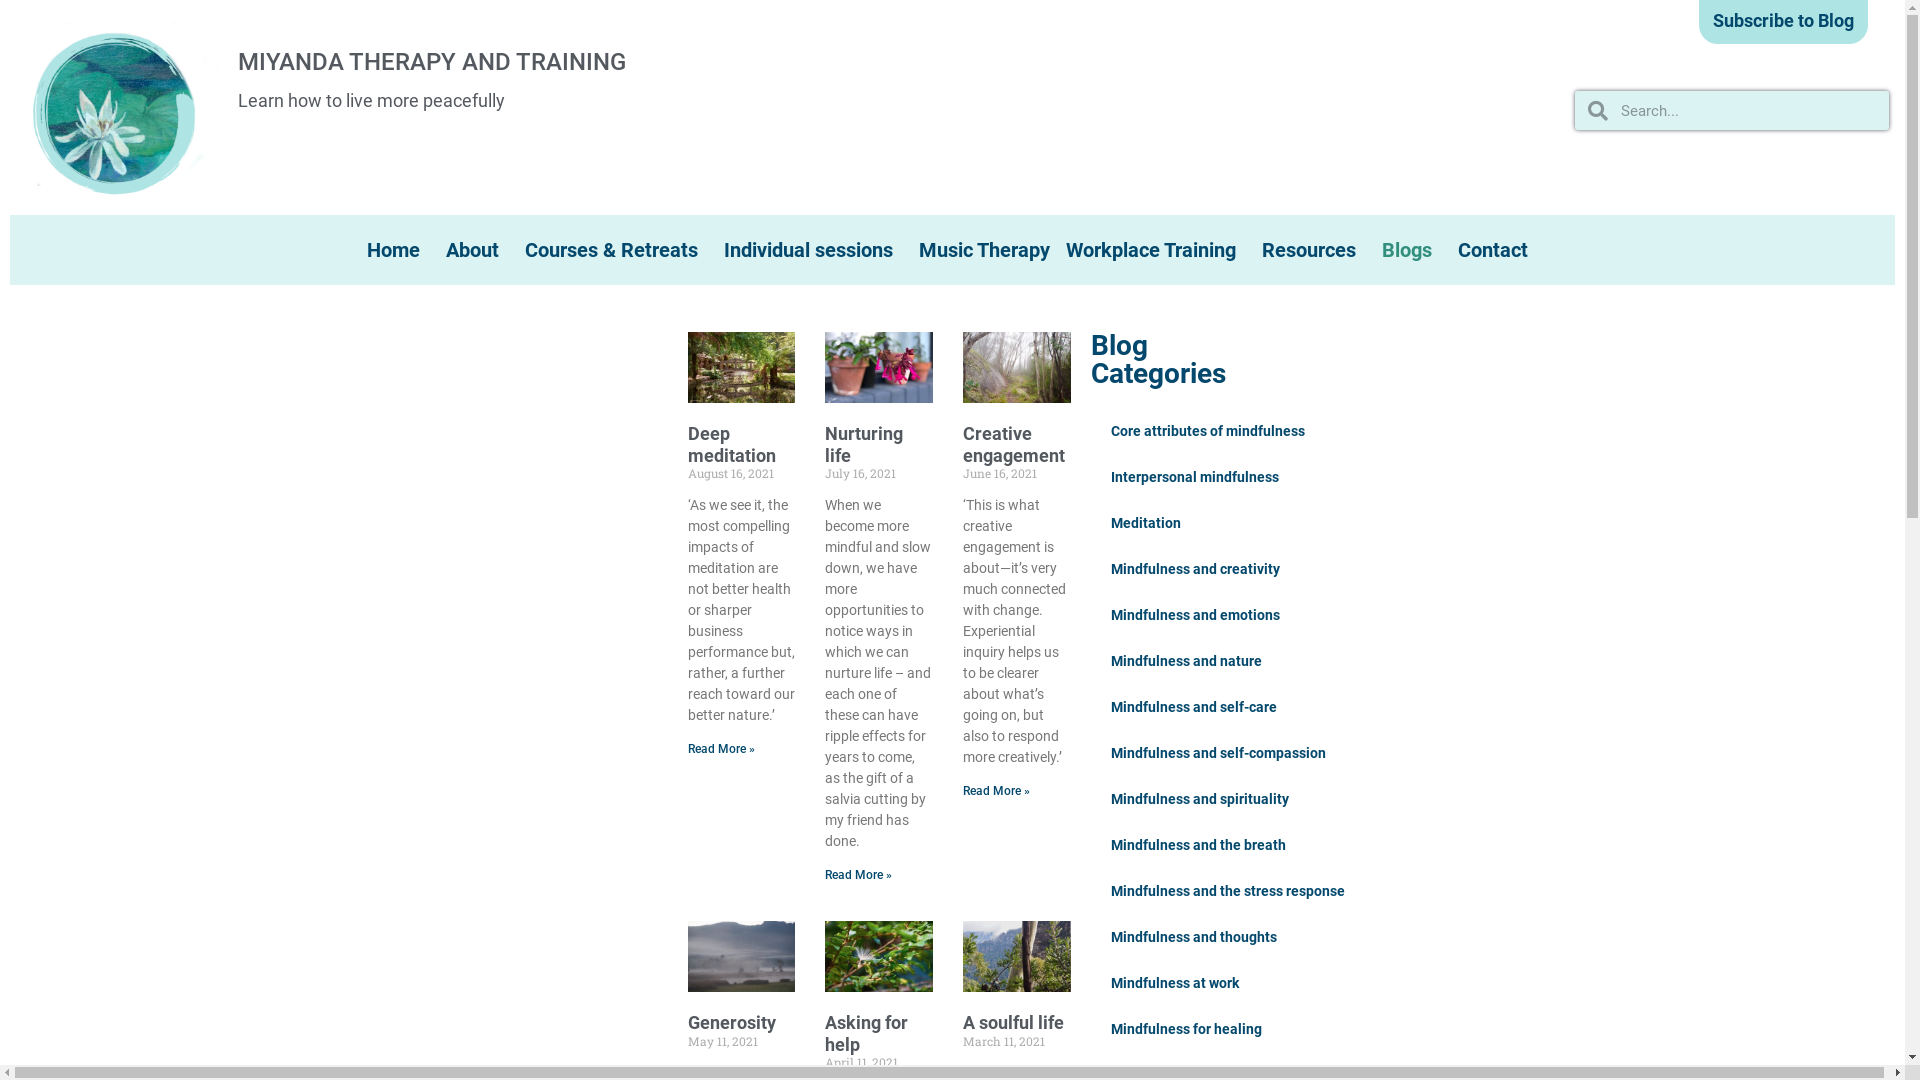 This screenshot has height=1080, width=1920. I want to click on 'Core attributes of mindfulness', so click(1207, 430).